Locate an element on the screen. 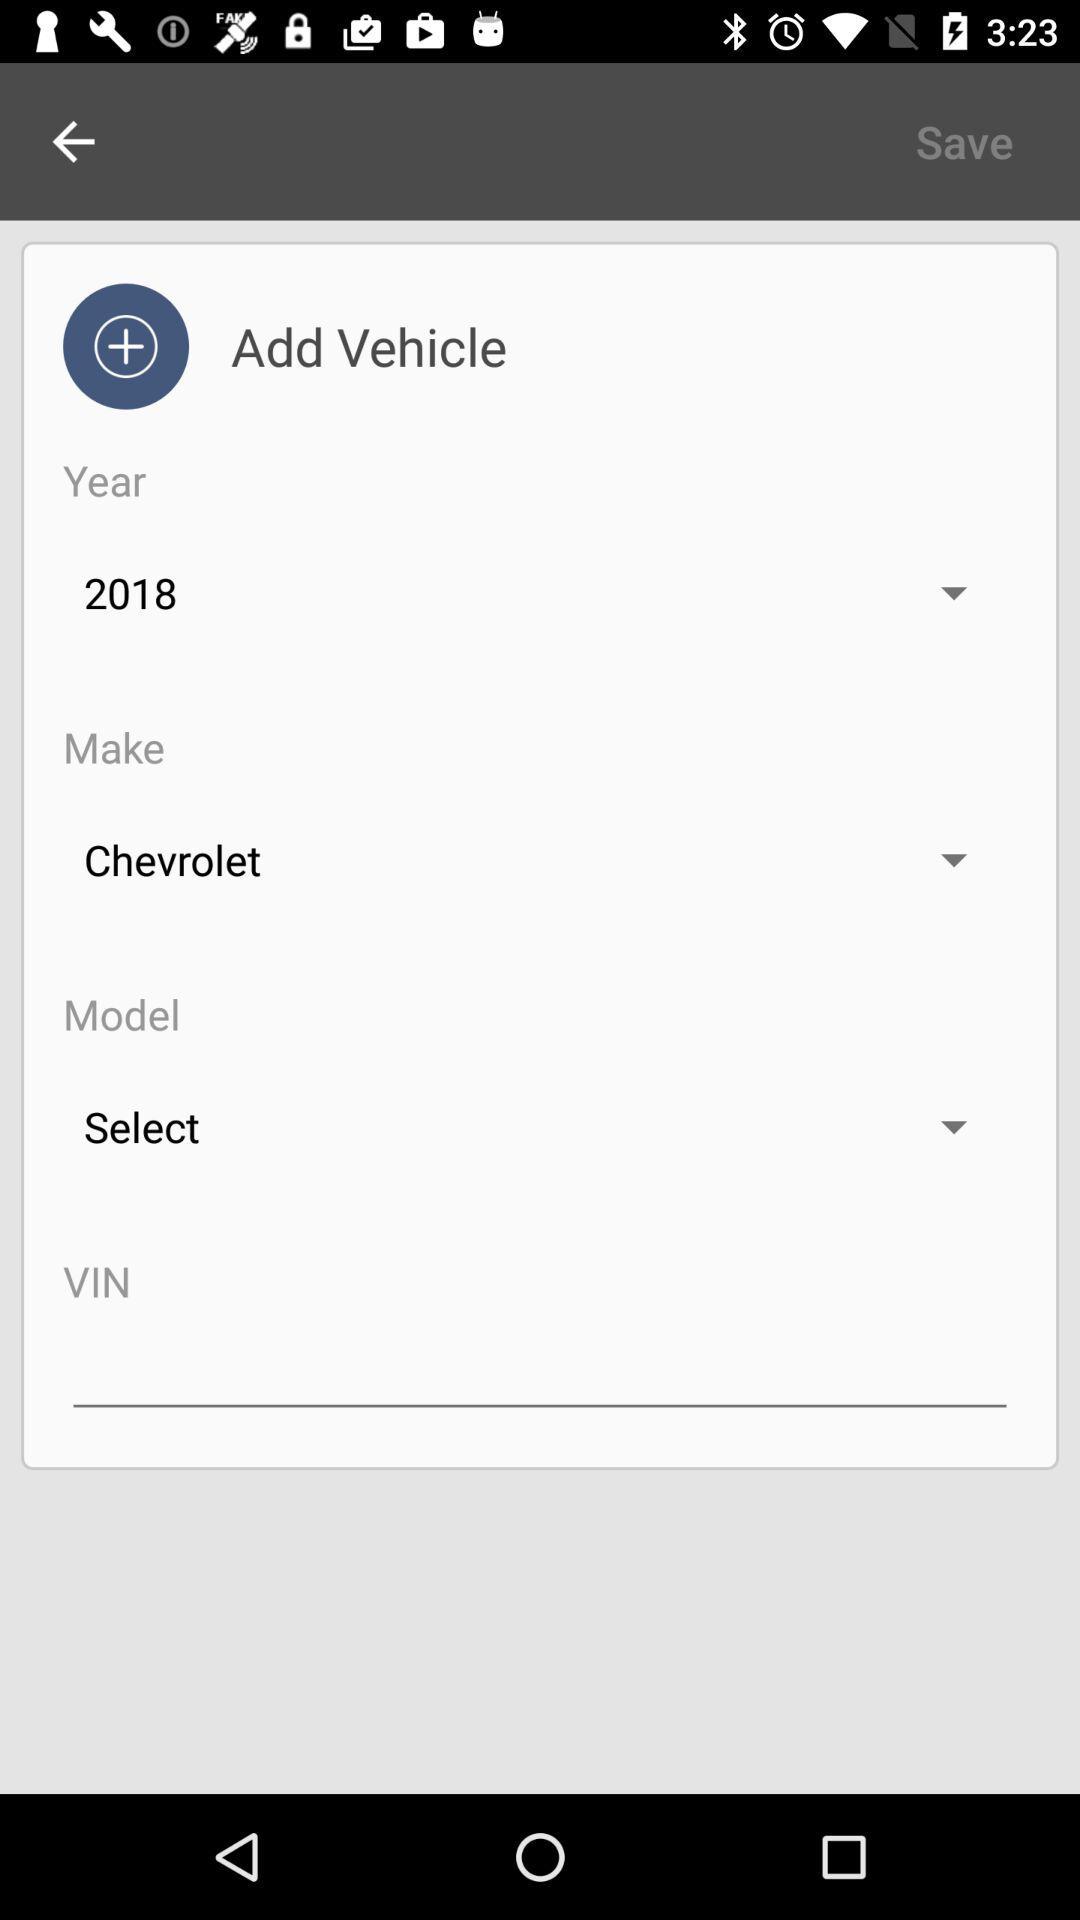 The height and width of the screenshot is (1920, 1080). input vin number line is located at coordinates (540, 1367).